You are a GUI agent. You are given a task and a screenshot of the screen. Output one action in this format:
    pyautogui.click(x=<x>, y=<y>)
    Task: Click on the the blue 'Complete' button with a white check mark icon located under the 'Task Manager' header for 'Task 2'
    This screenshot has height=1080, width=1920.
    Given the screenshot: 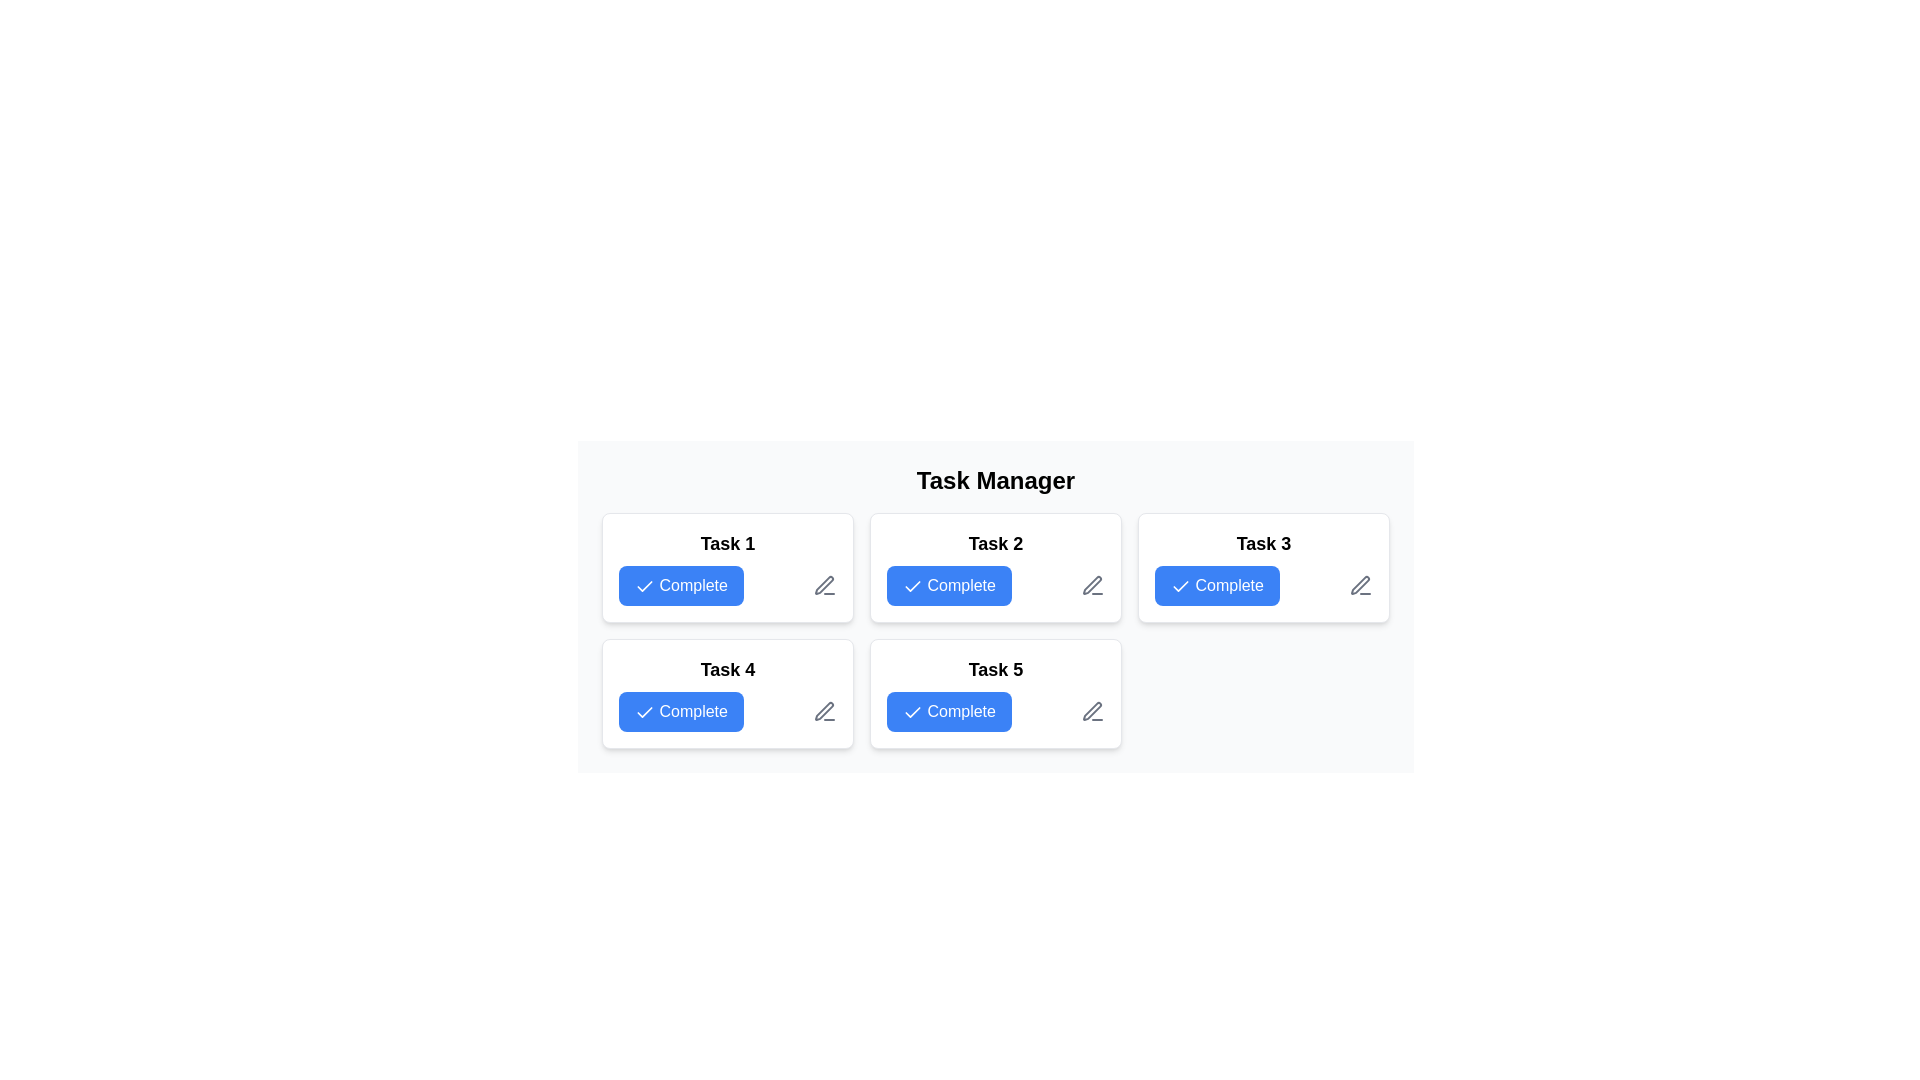 What is the action you would take?
    pyautogui.click(x=948, y=585)
    